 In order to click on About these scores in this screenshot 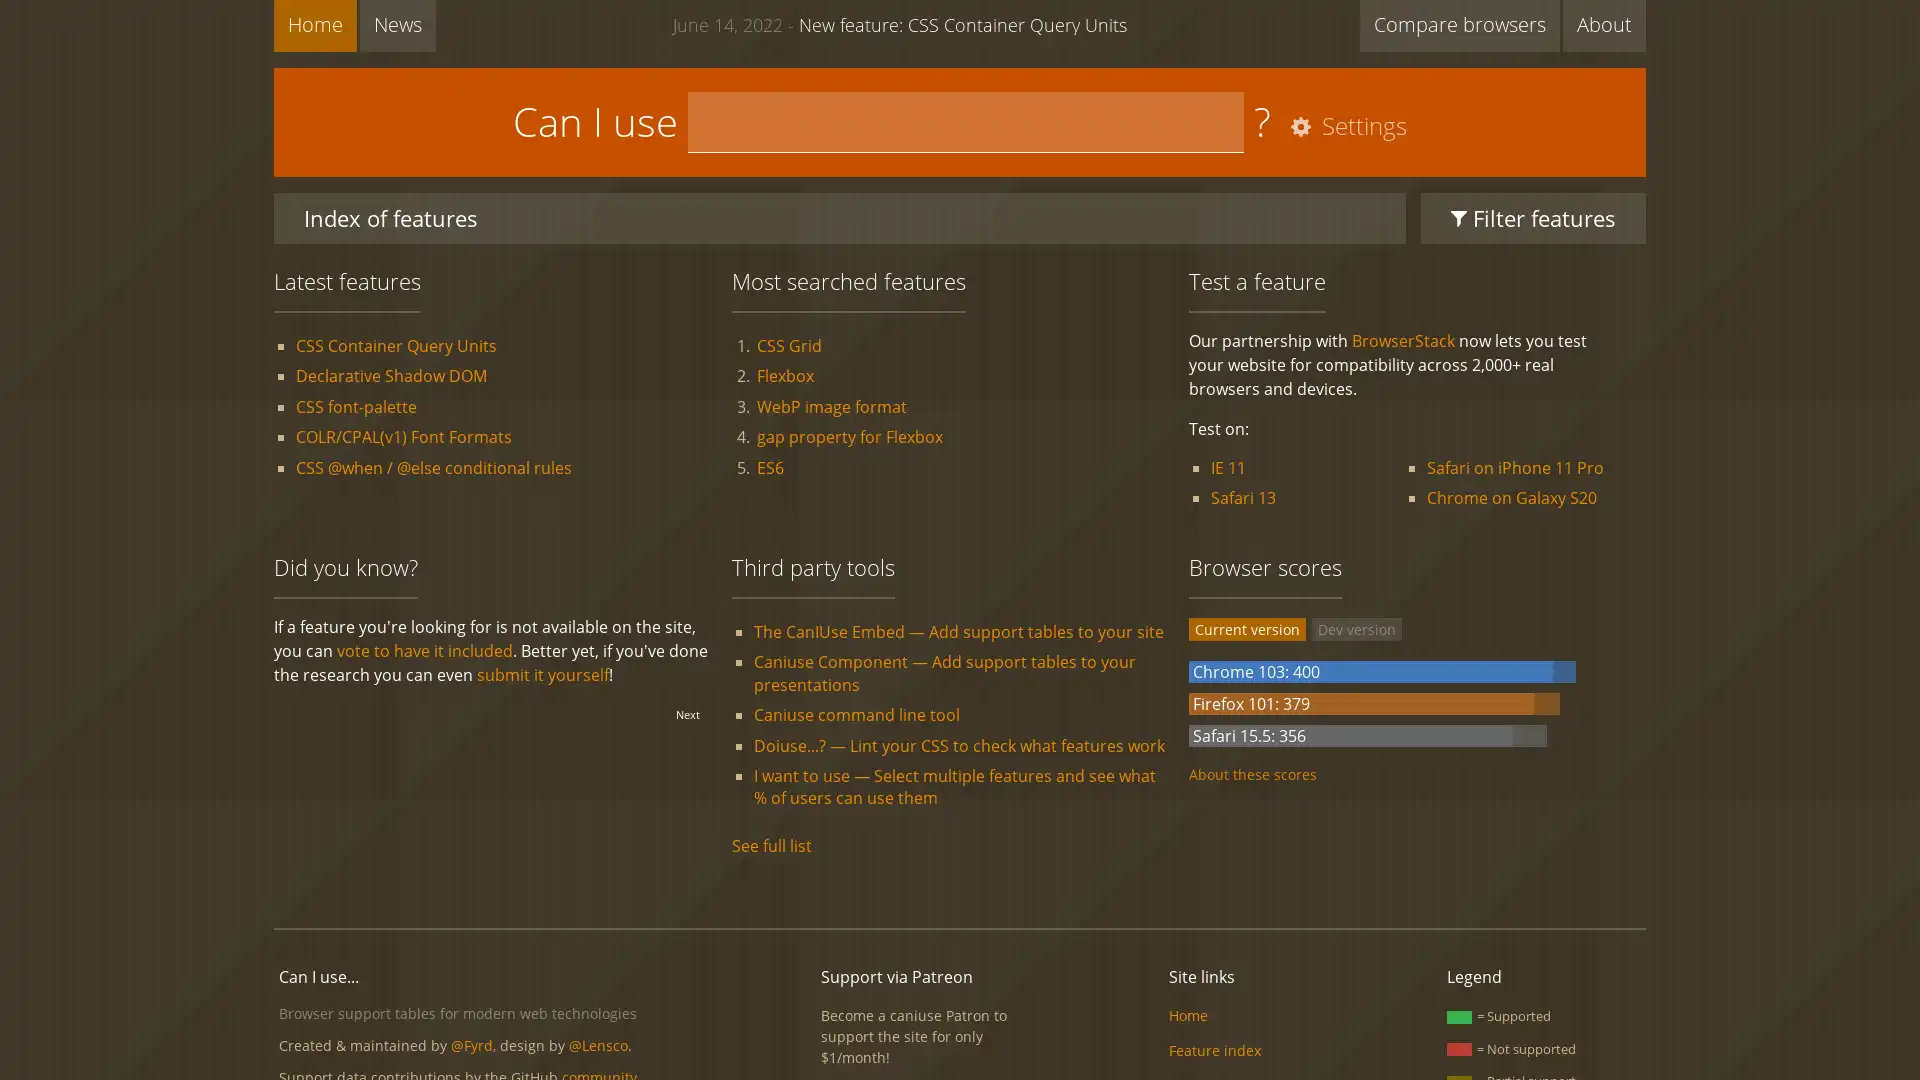, I will do `click(1251, 773)`.